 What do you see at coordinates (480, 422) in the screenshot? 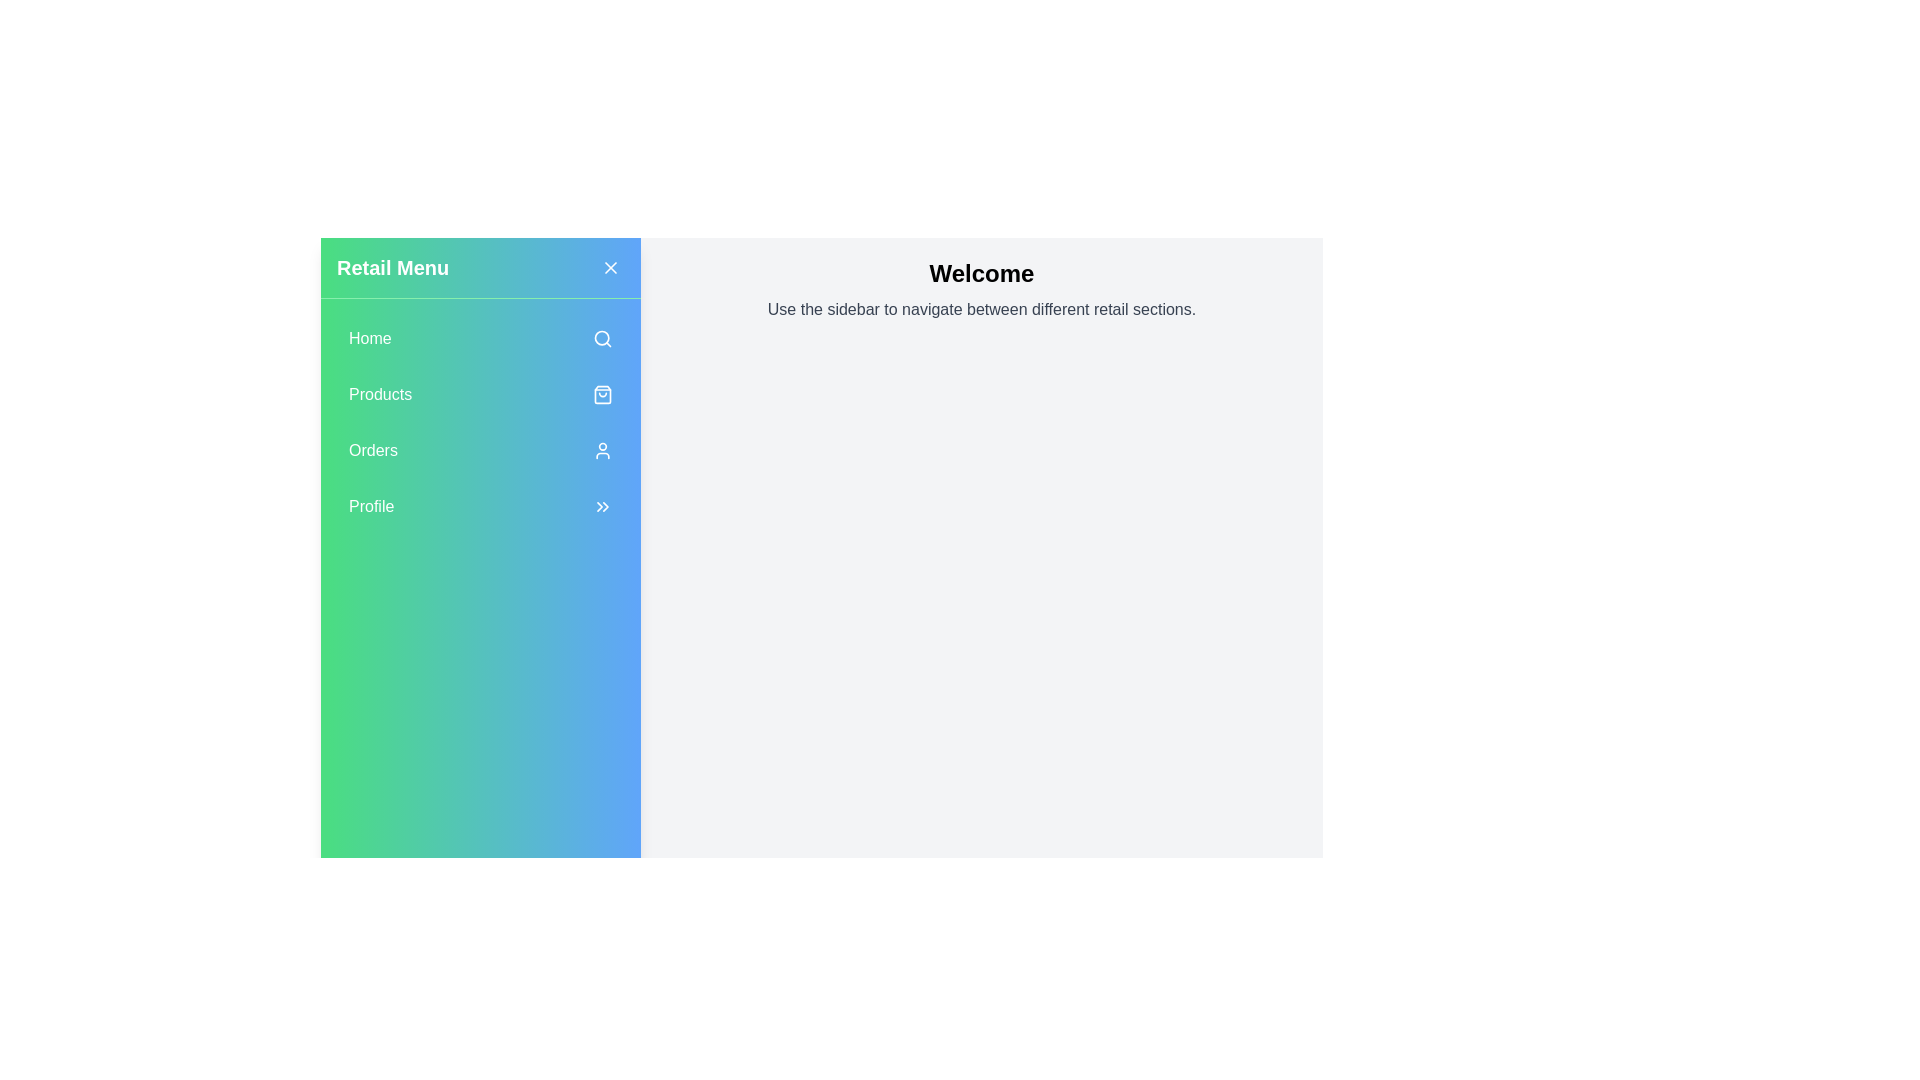
I see `the 'Orders' menu item in the sidebar menu labeled 'Retail Menu'` at bounding box center [480, 422].